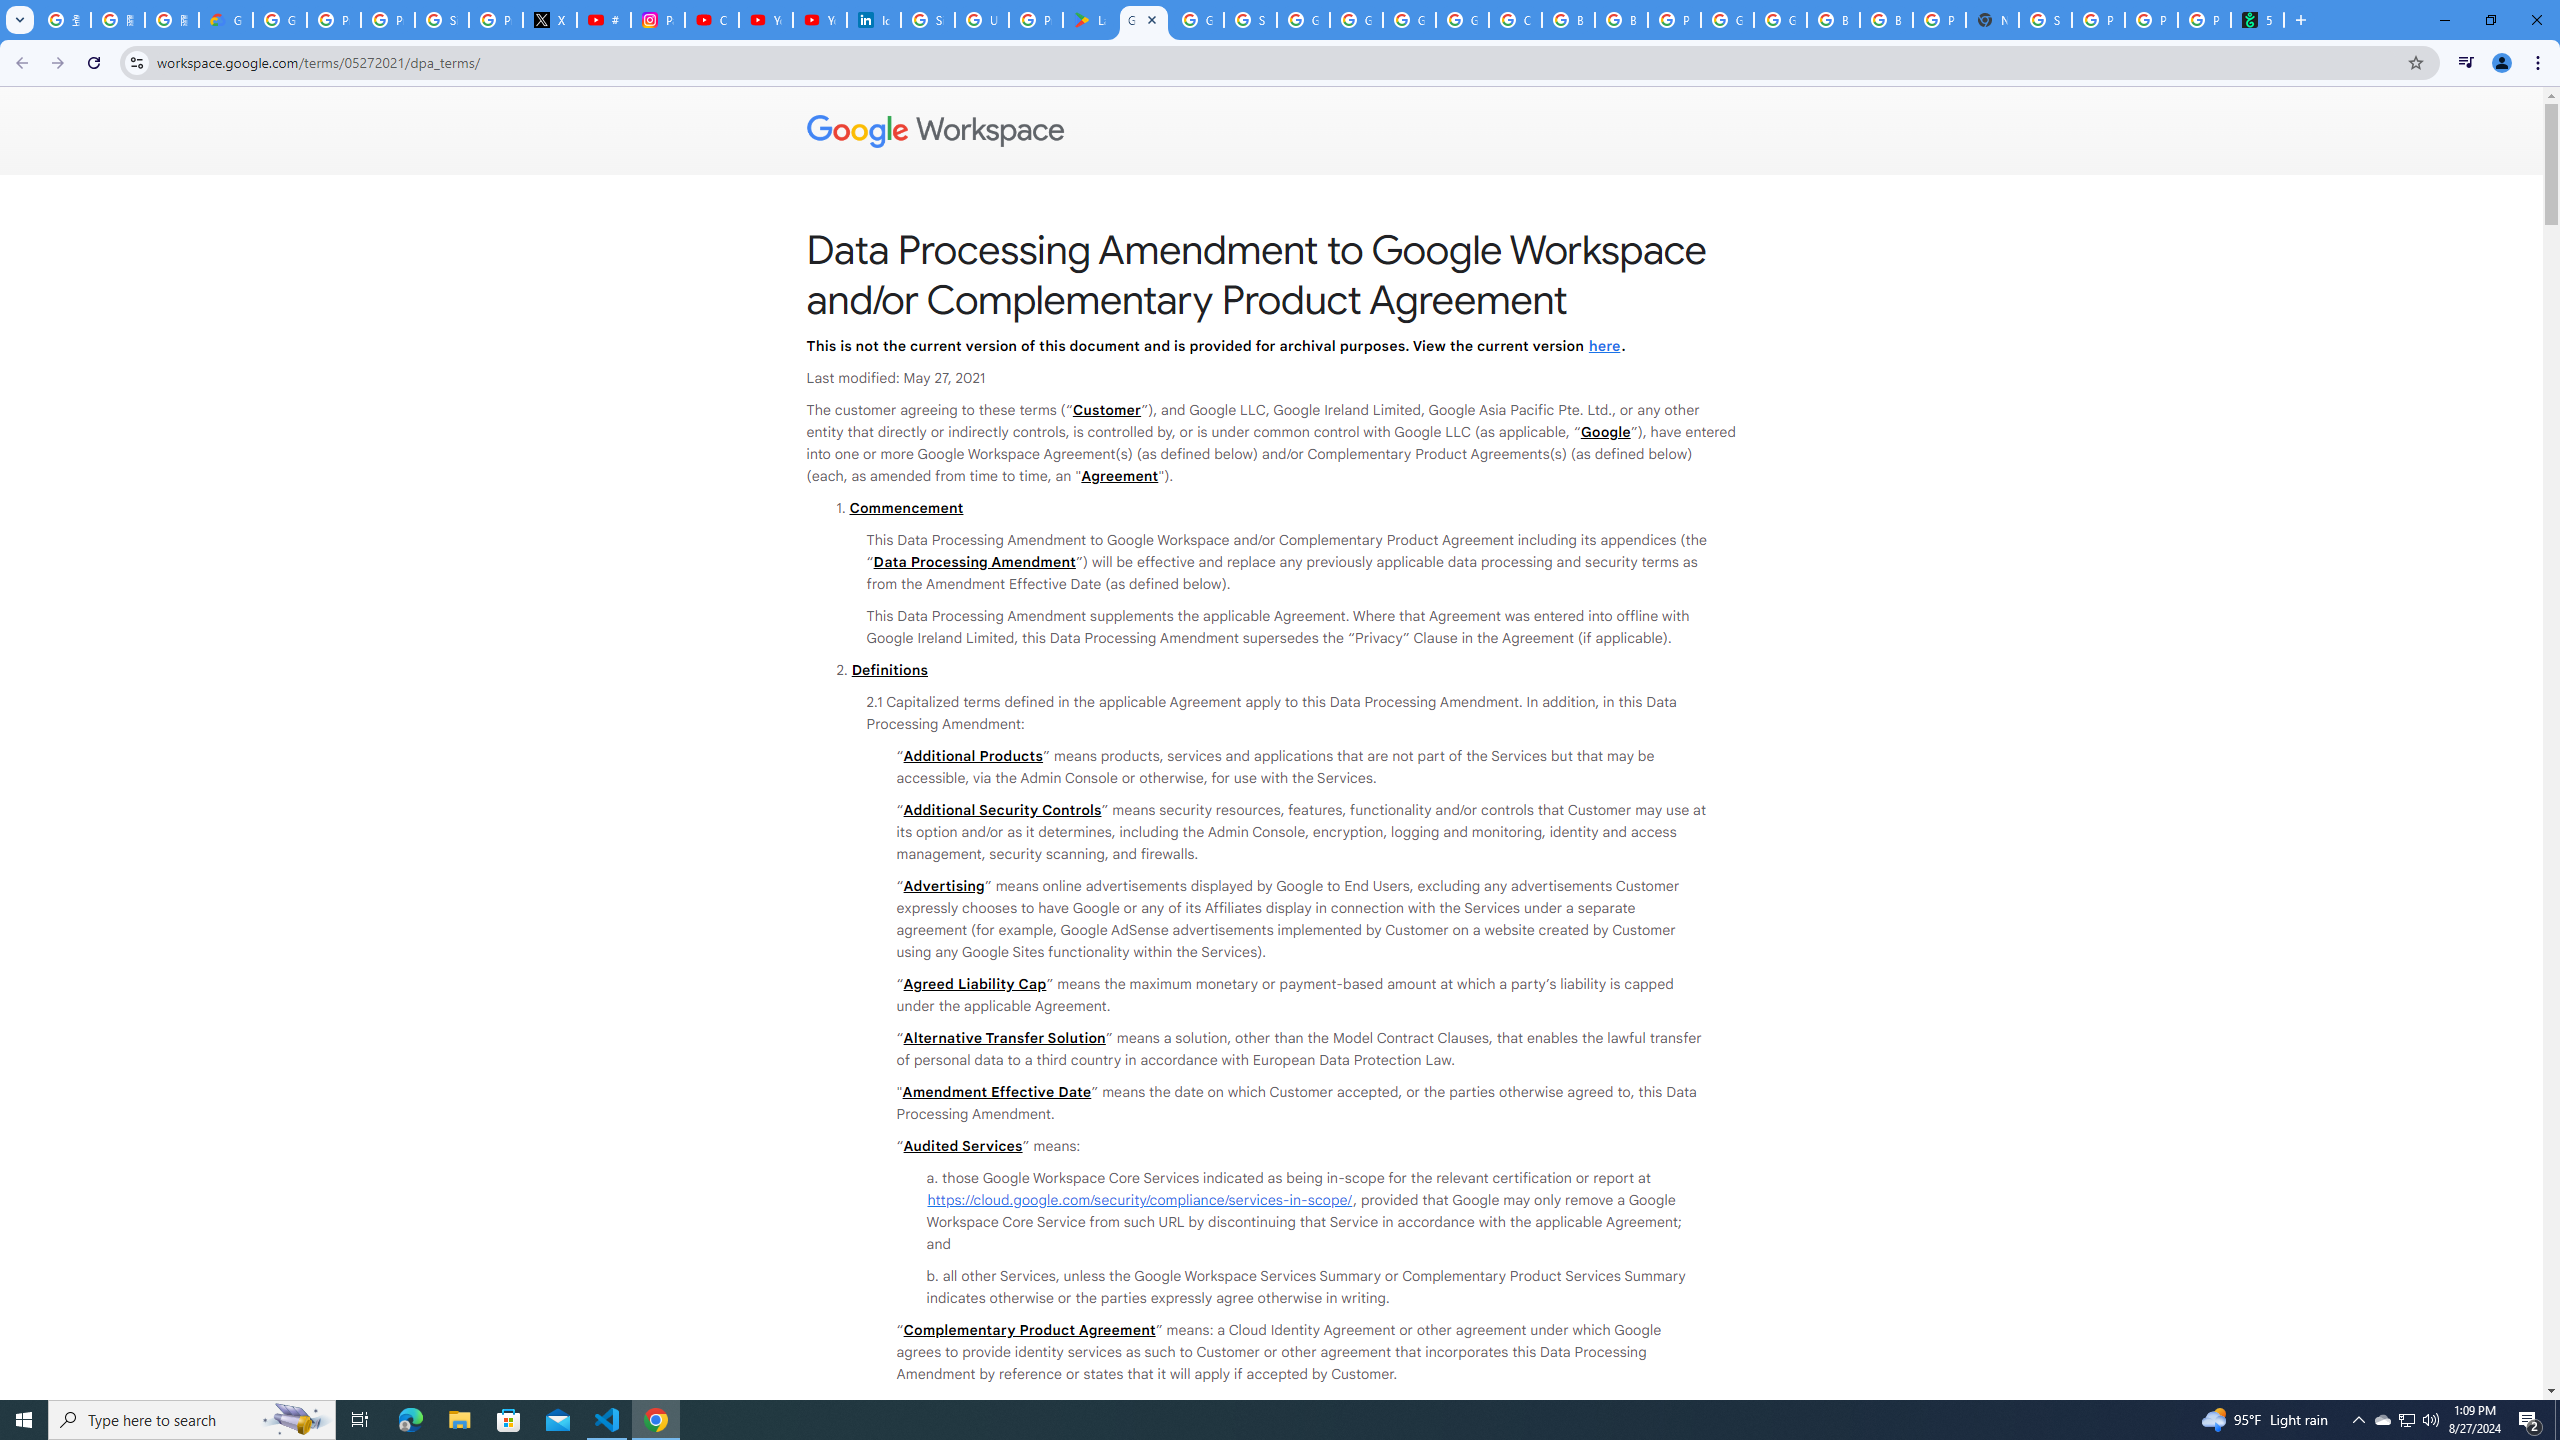  I want to click on 'Back', so click(19, 62).